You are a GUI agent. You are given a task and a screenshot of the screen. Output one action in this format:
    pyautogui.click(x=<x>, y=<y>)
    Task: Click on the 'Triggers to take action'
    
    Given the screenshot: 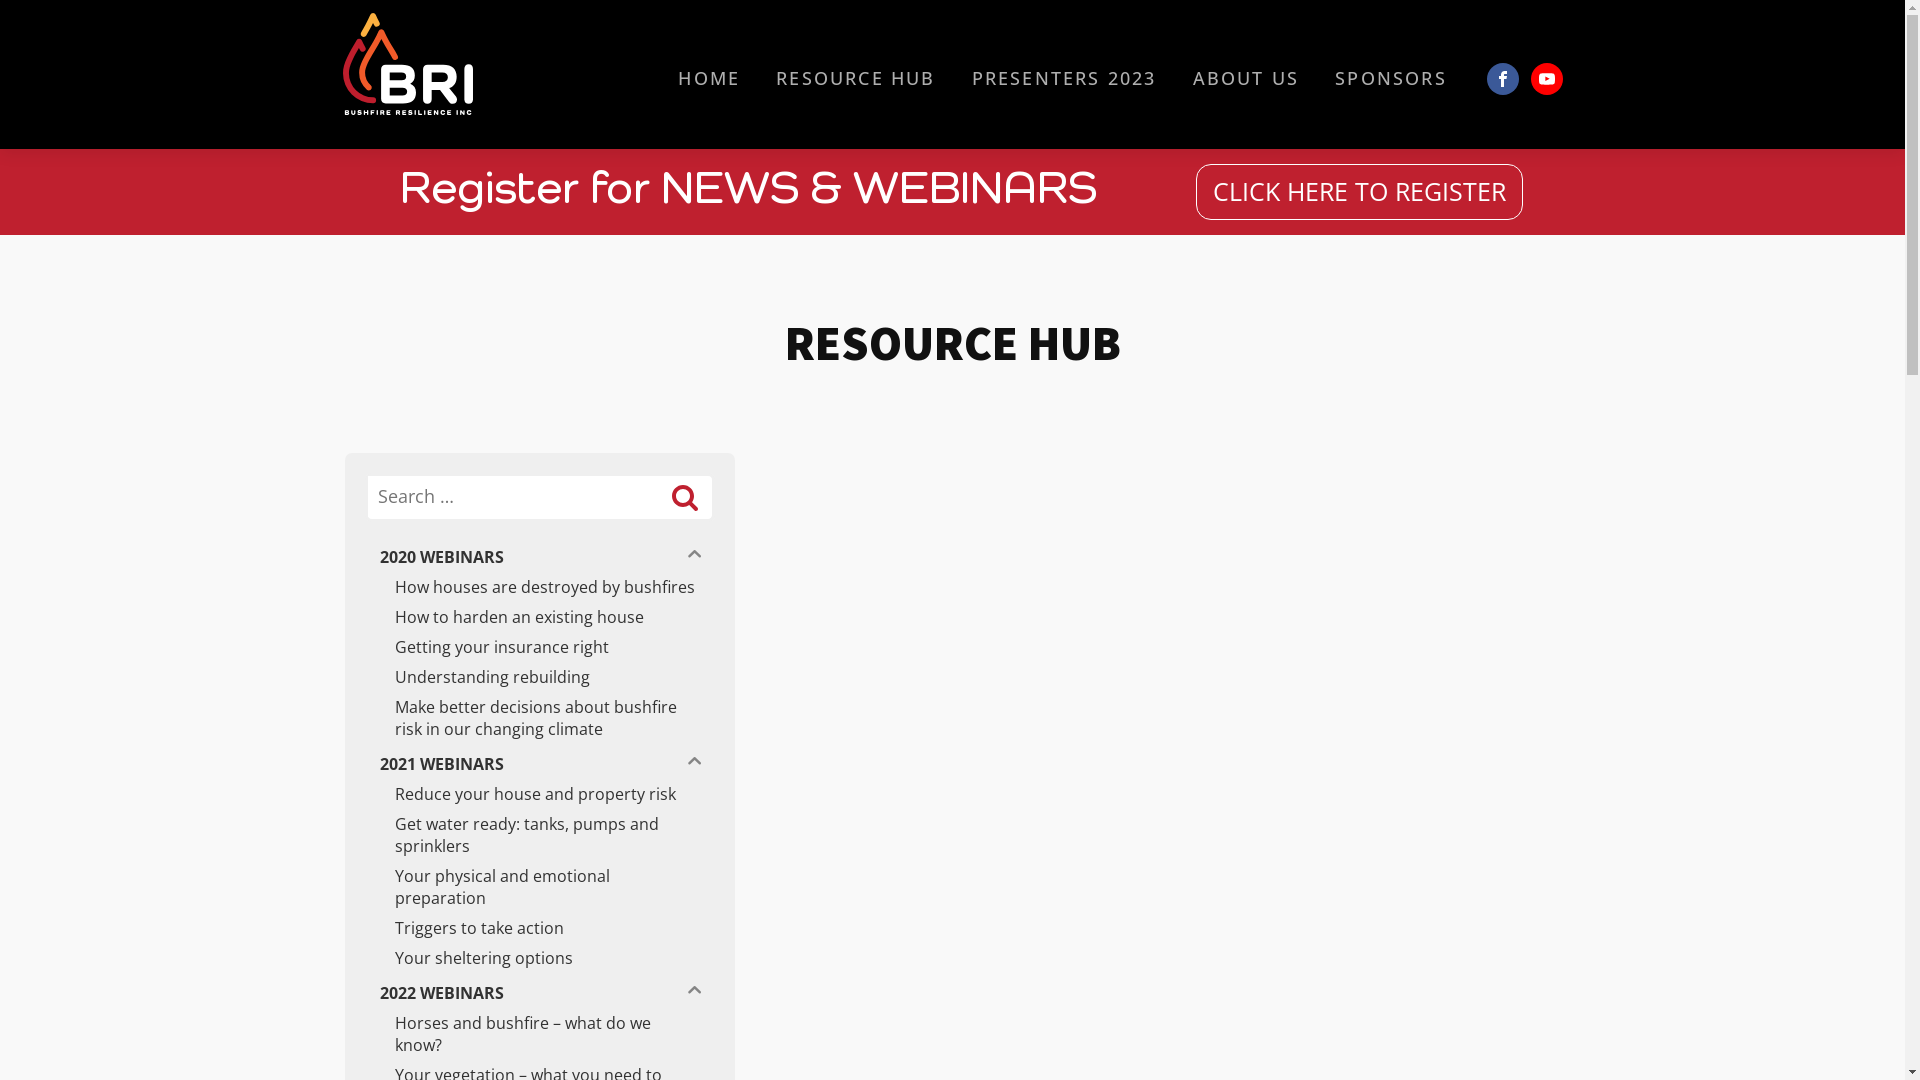 What is the action you would take?
    pyautogui.click(x=538, y=928)
    